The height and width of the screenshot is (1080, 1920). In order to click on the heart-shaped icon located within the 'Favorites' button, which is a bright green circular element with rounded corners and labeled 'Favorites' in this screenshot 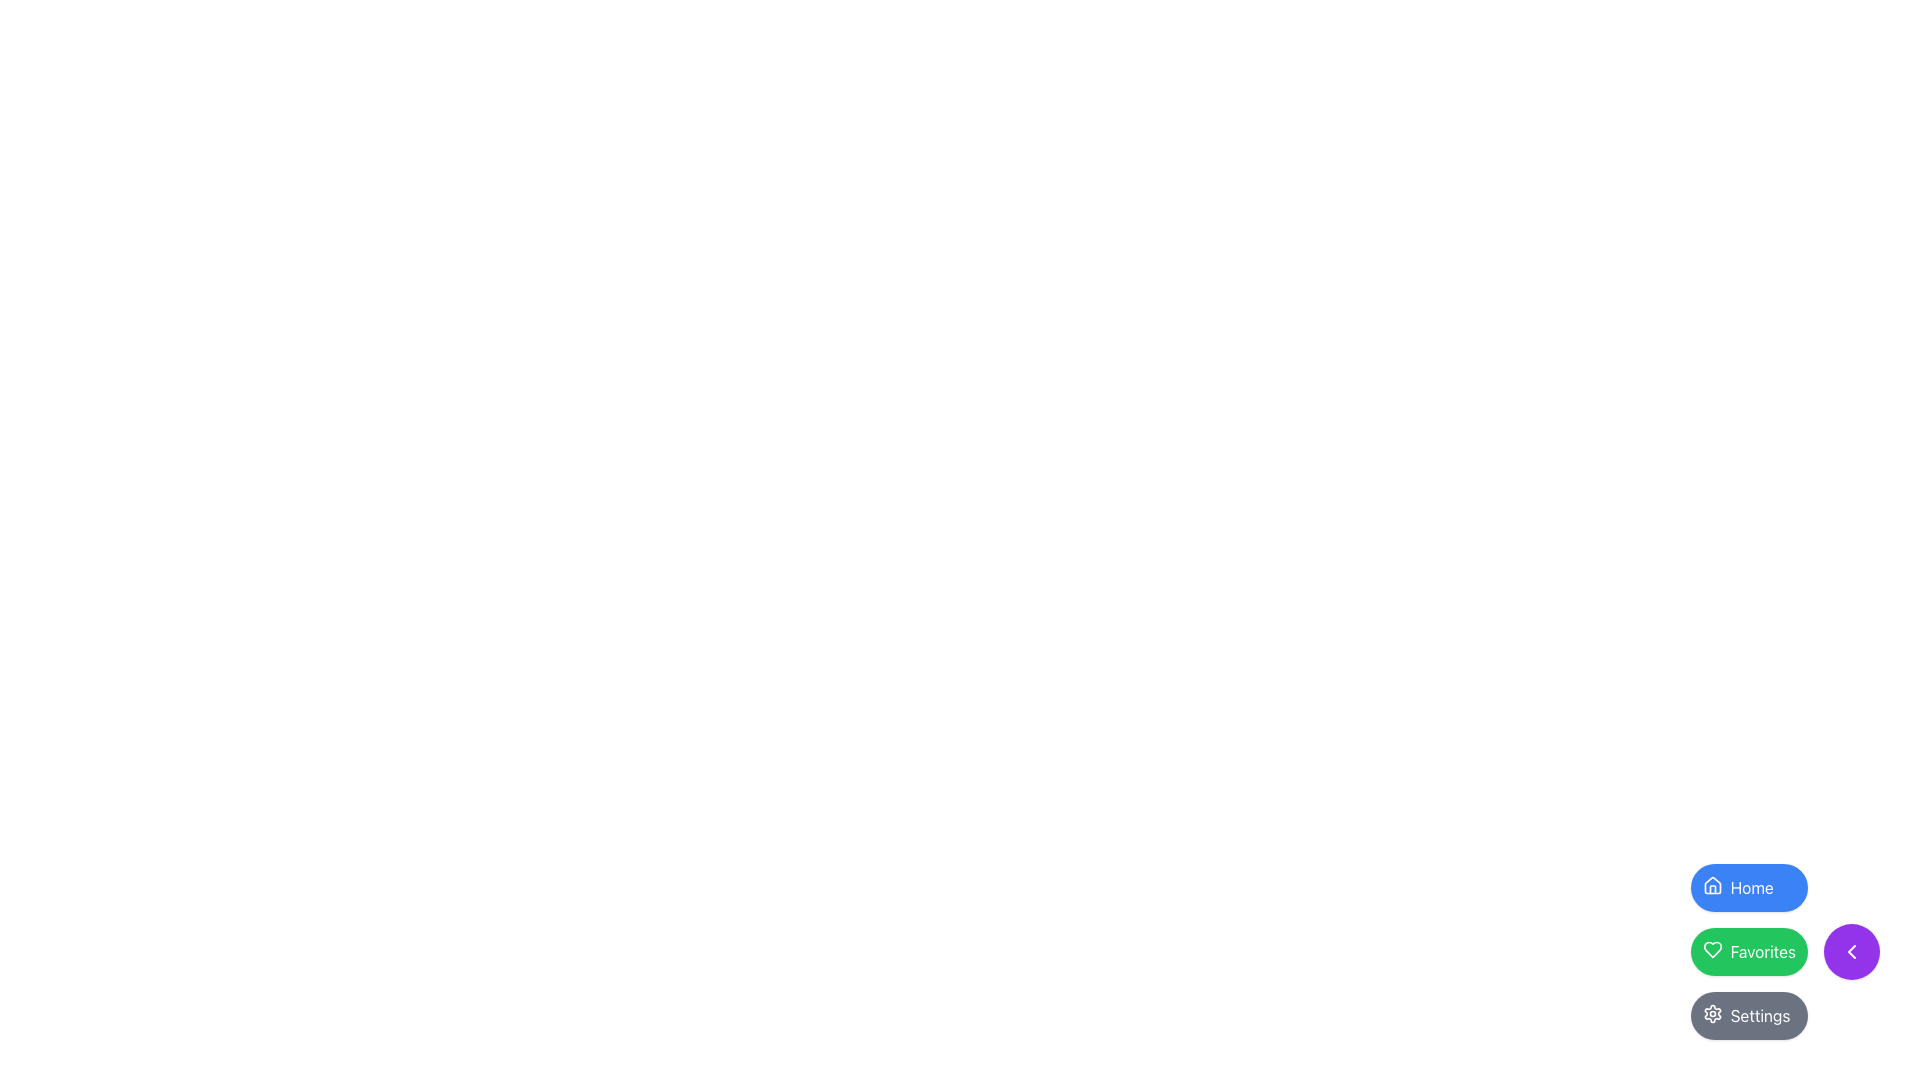, I will do `click(1711, 948)`.